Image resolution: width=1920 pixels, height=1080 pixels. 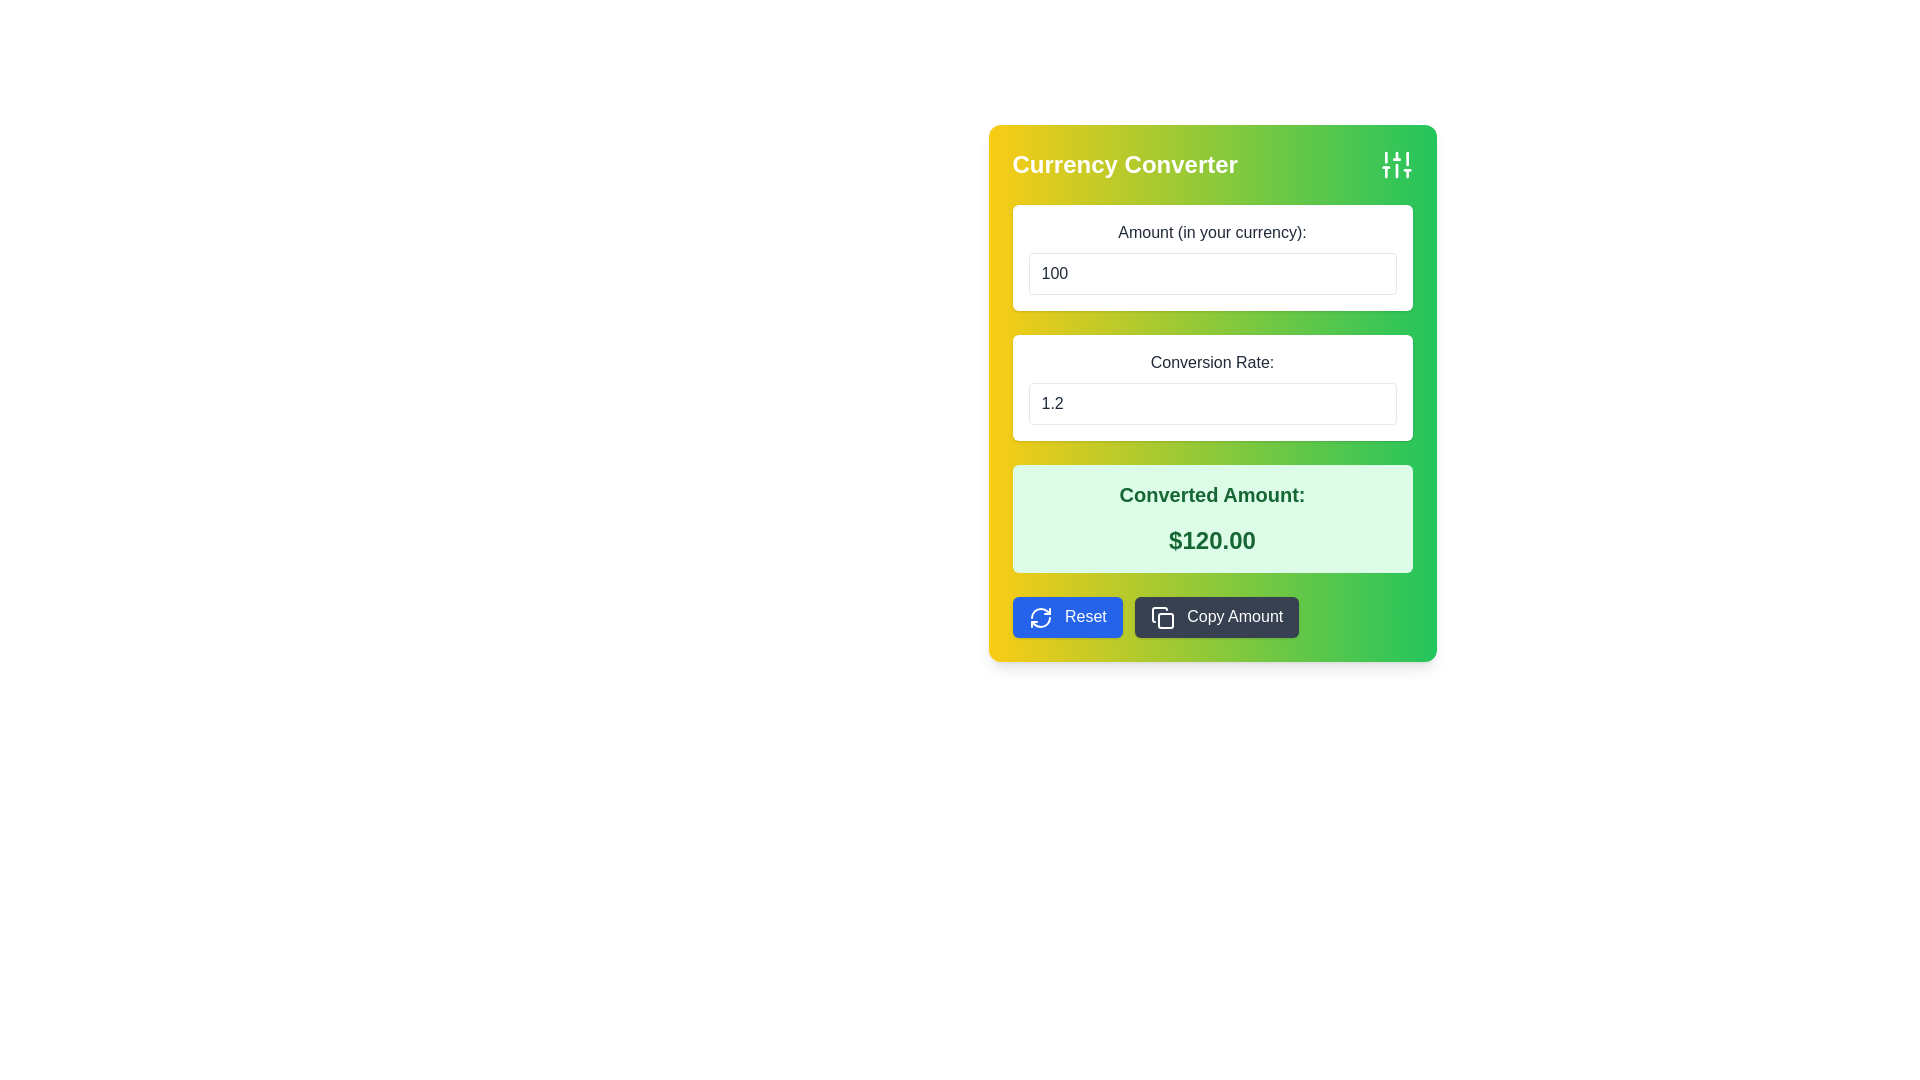 I want to click on the refresh icon element located within the 'Reset' button at the bottom-left of the interactive card with a gradient green background, so click(x=1040, y=616).